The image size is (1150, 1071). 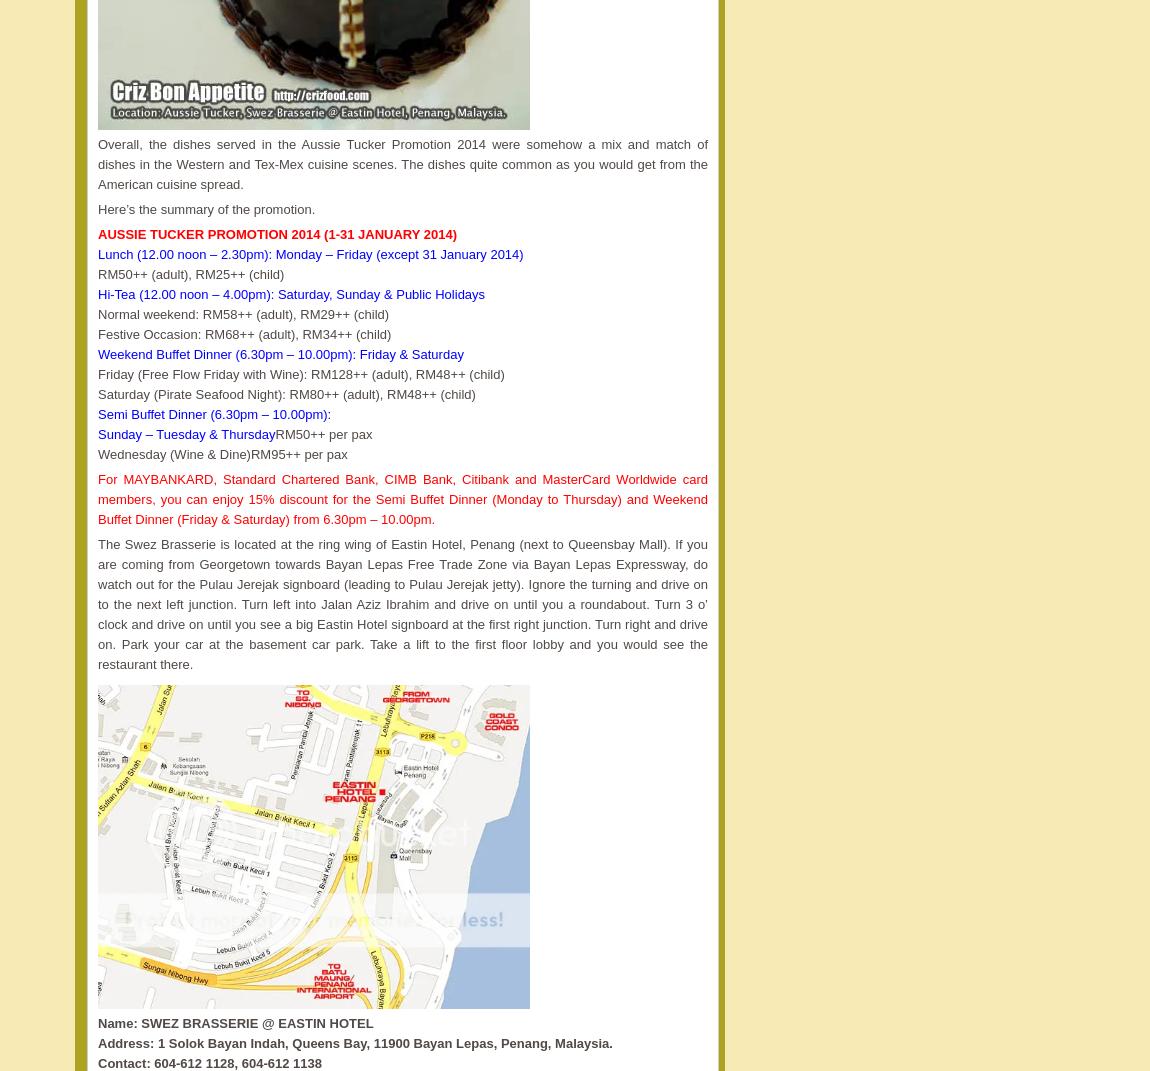 What do you see at coordinates (96, 274) in the screenshot?
I see `'RM50++ (adult), RM25++ (child)'` at bounding box center [96, 274].